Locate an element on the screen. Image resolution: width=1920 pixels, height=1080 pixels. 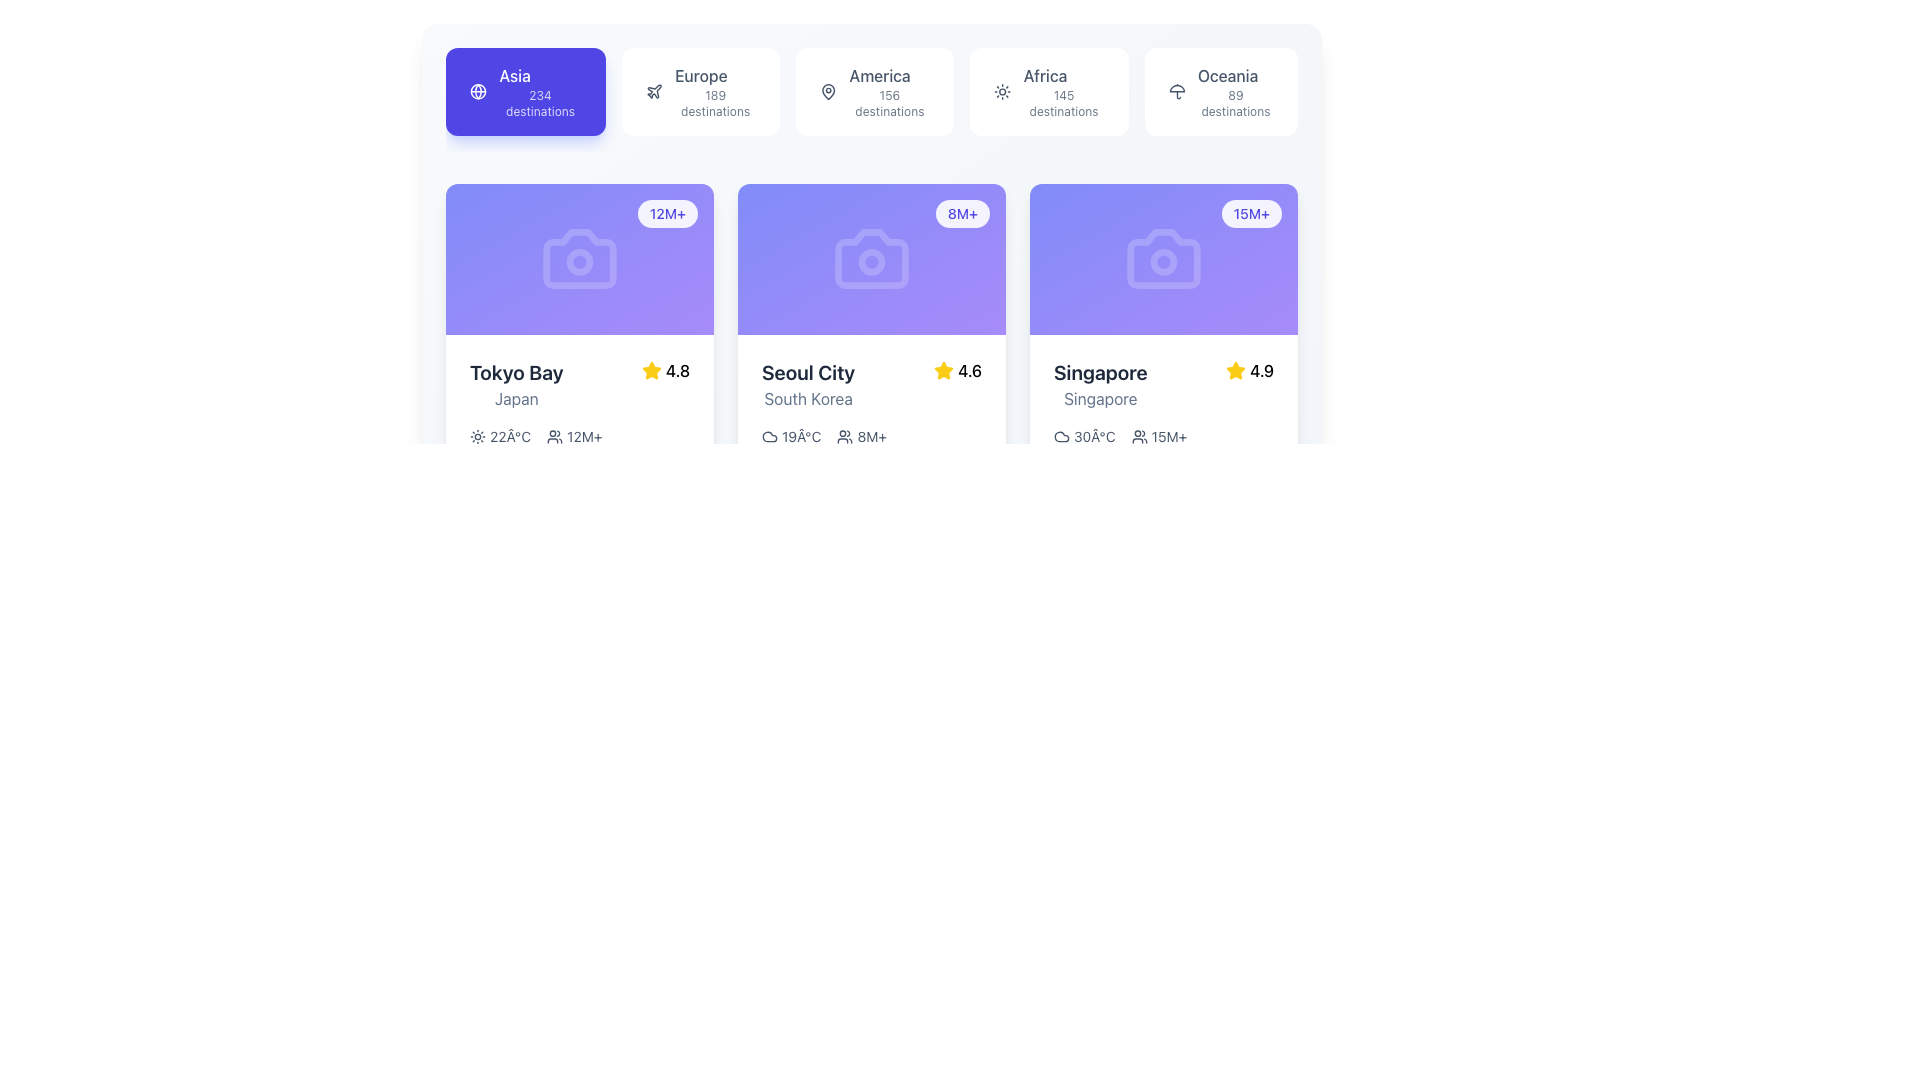
the map pin outline icon, which is a modern minimalistic graphical representation resembling a pin with a pointed bottom, located in the top section of the interface is located at coordinates (828, 92).